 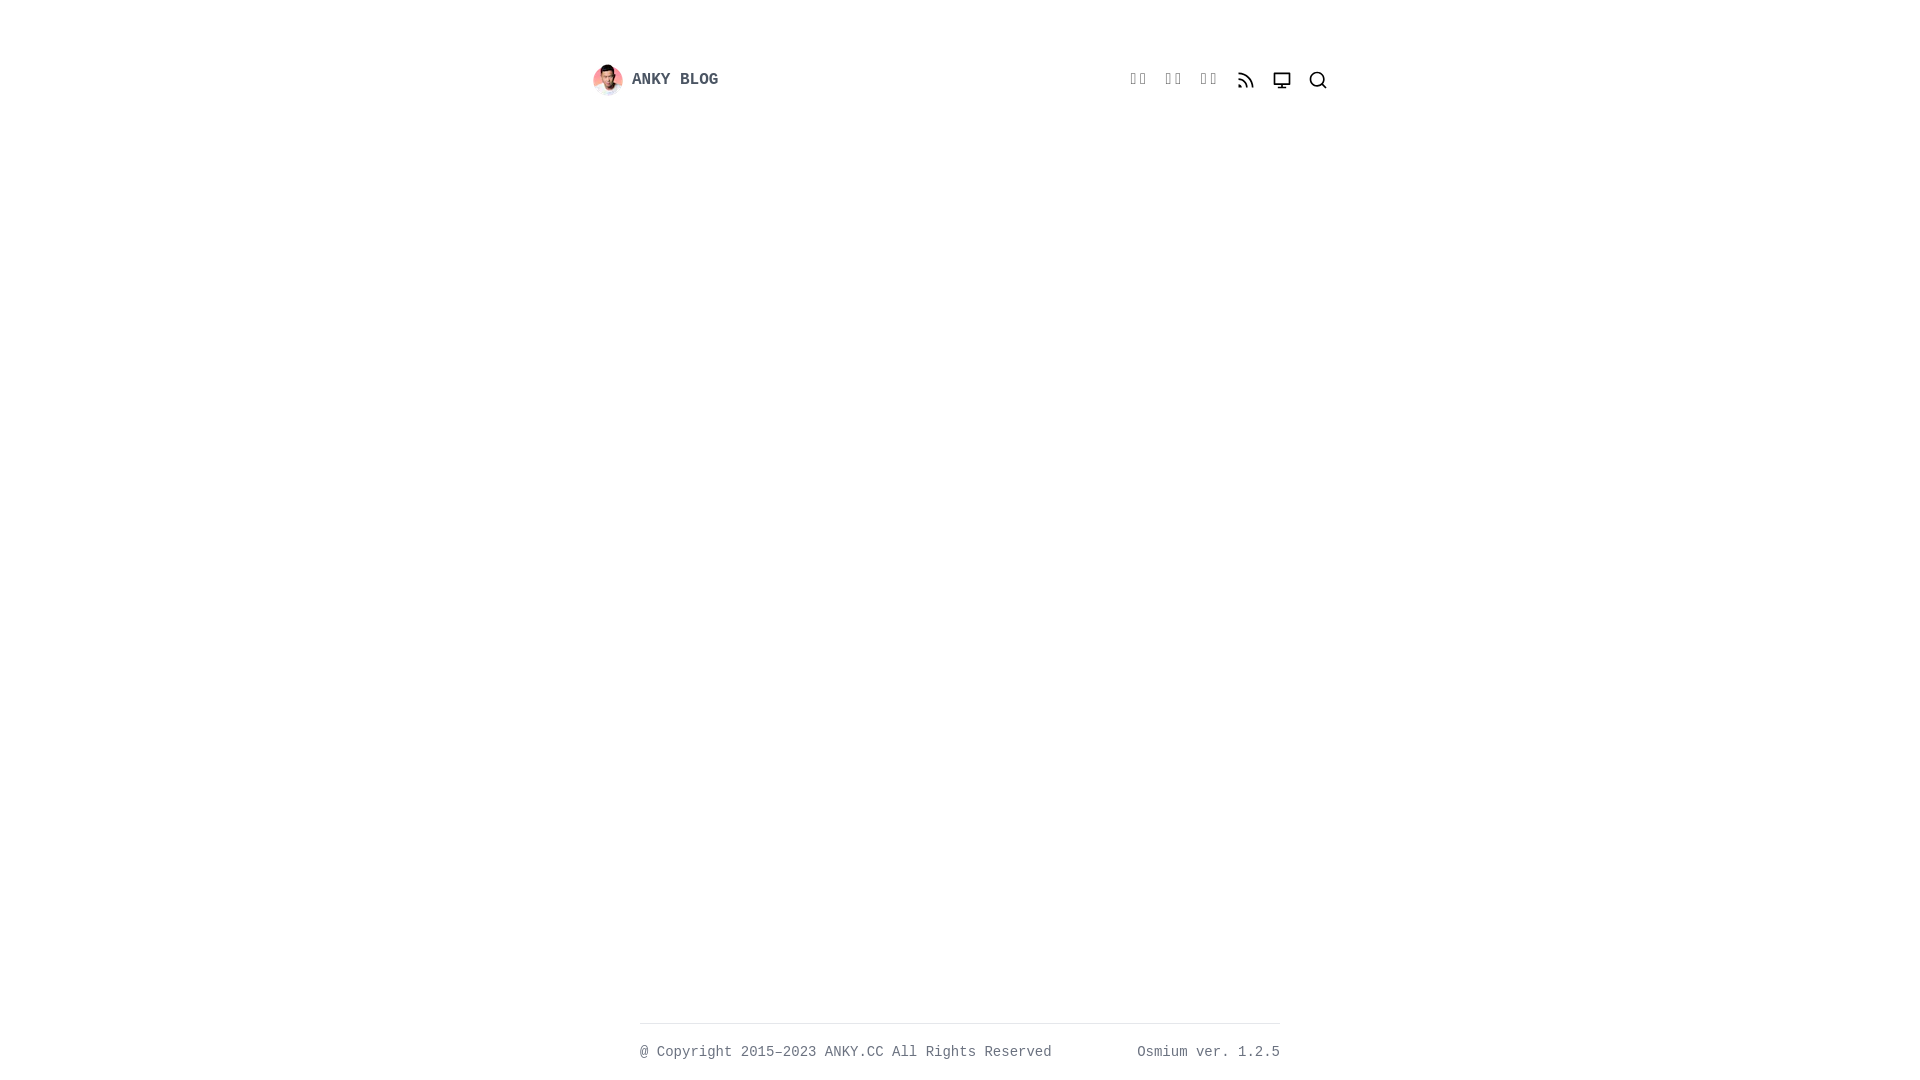 What do you see at coordinates (590, 79) in the screenshot?
I see `'ANKY BLOG'` at bounding box center [590, 79].